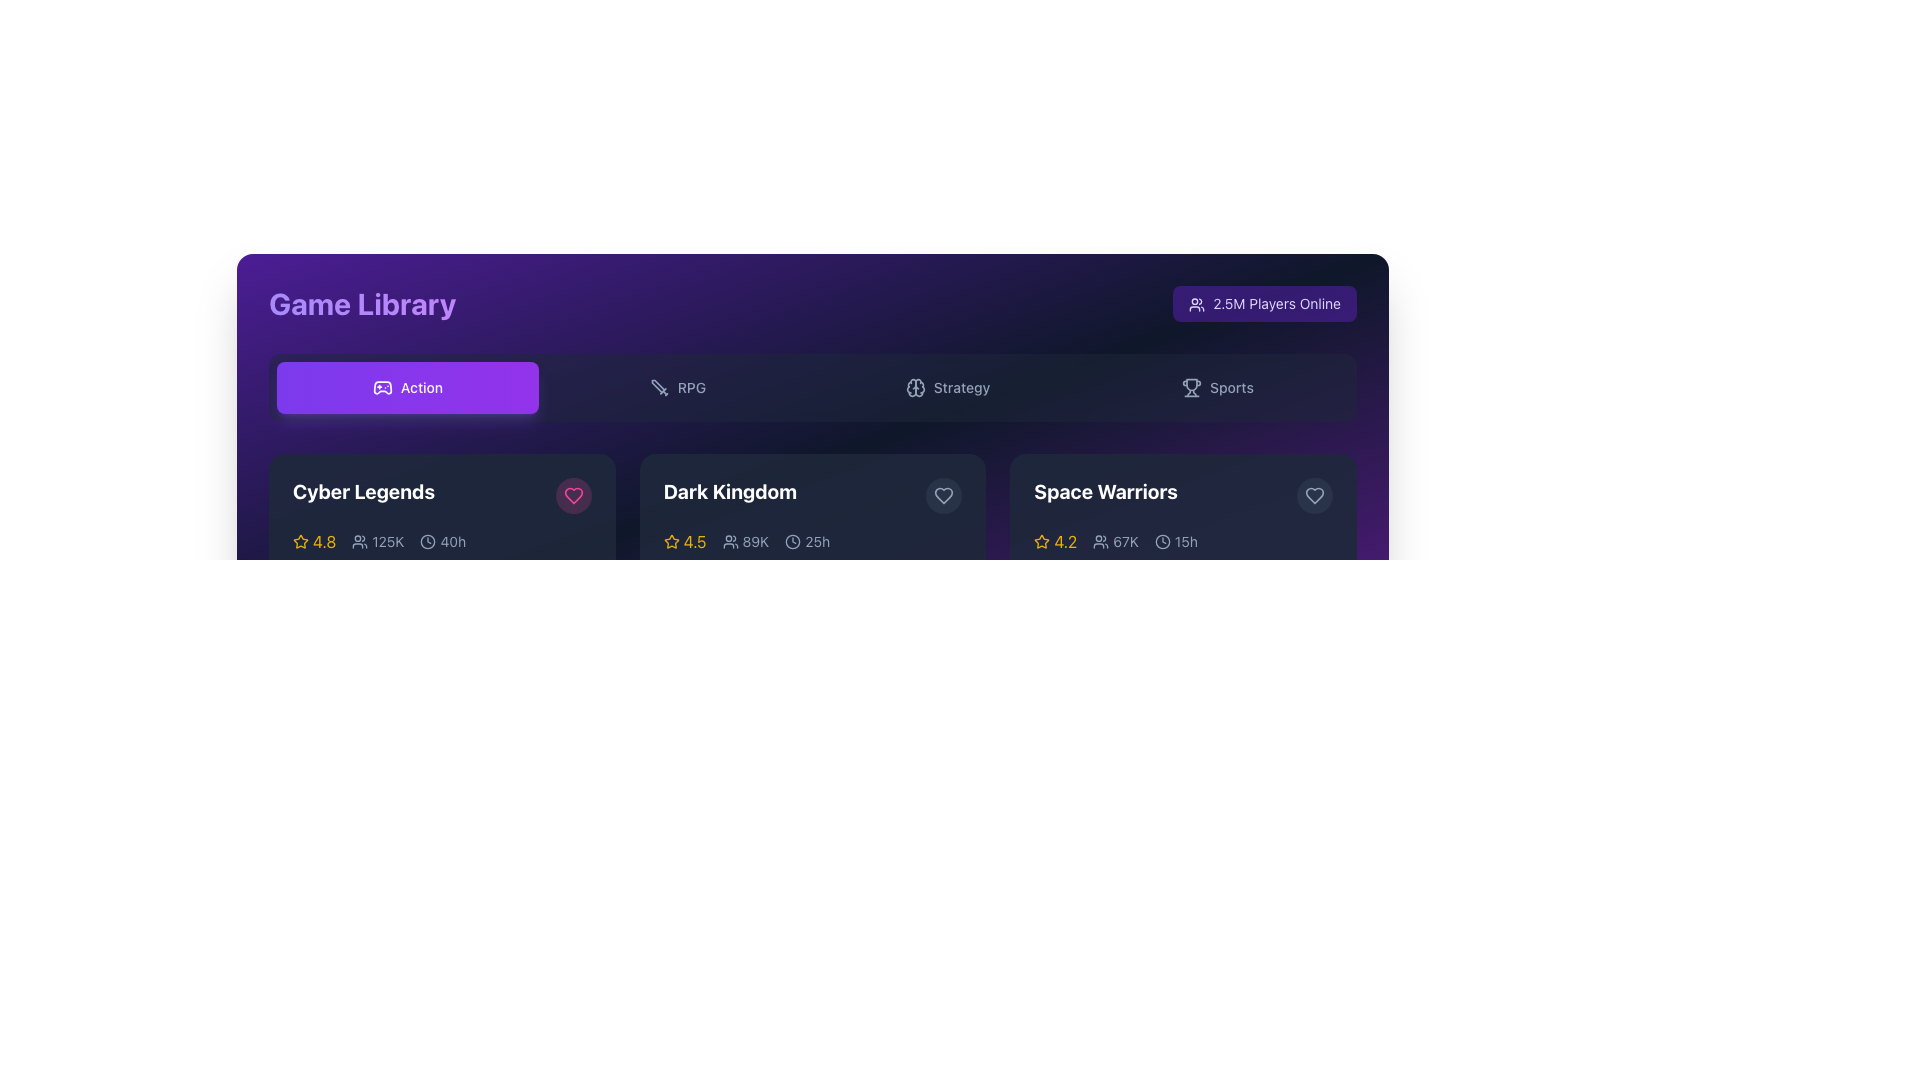 This screenshot has height=1080, width=1920. What do you see at coordinates (947, 388) in the screenshot?
I see `the button labeled 'Strategy' with a brain-shaped icon, located in the center-right among the 'RPG' and 'Sports' tabs` at bounding box center [947, 388].